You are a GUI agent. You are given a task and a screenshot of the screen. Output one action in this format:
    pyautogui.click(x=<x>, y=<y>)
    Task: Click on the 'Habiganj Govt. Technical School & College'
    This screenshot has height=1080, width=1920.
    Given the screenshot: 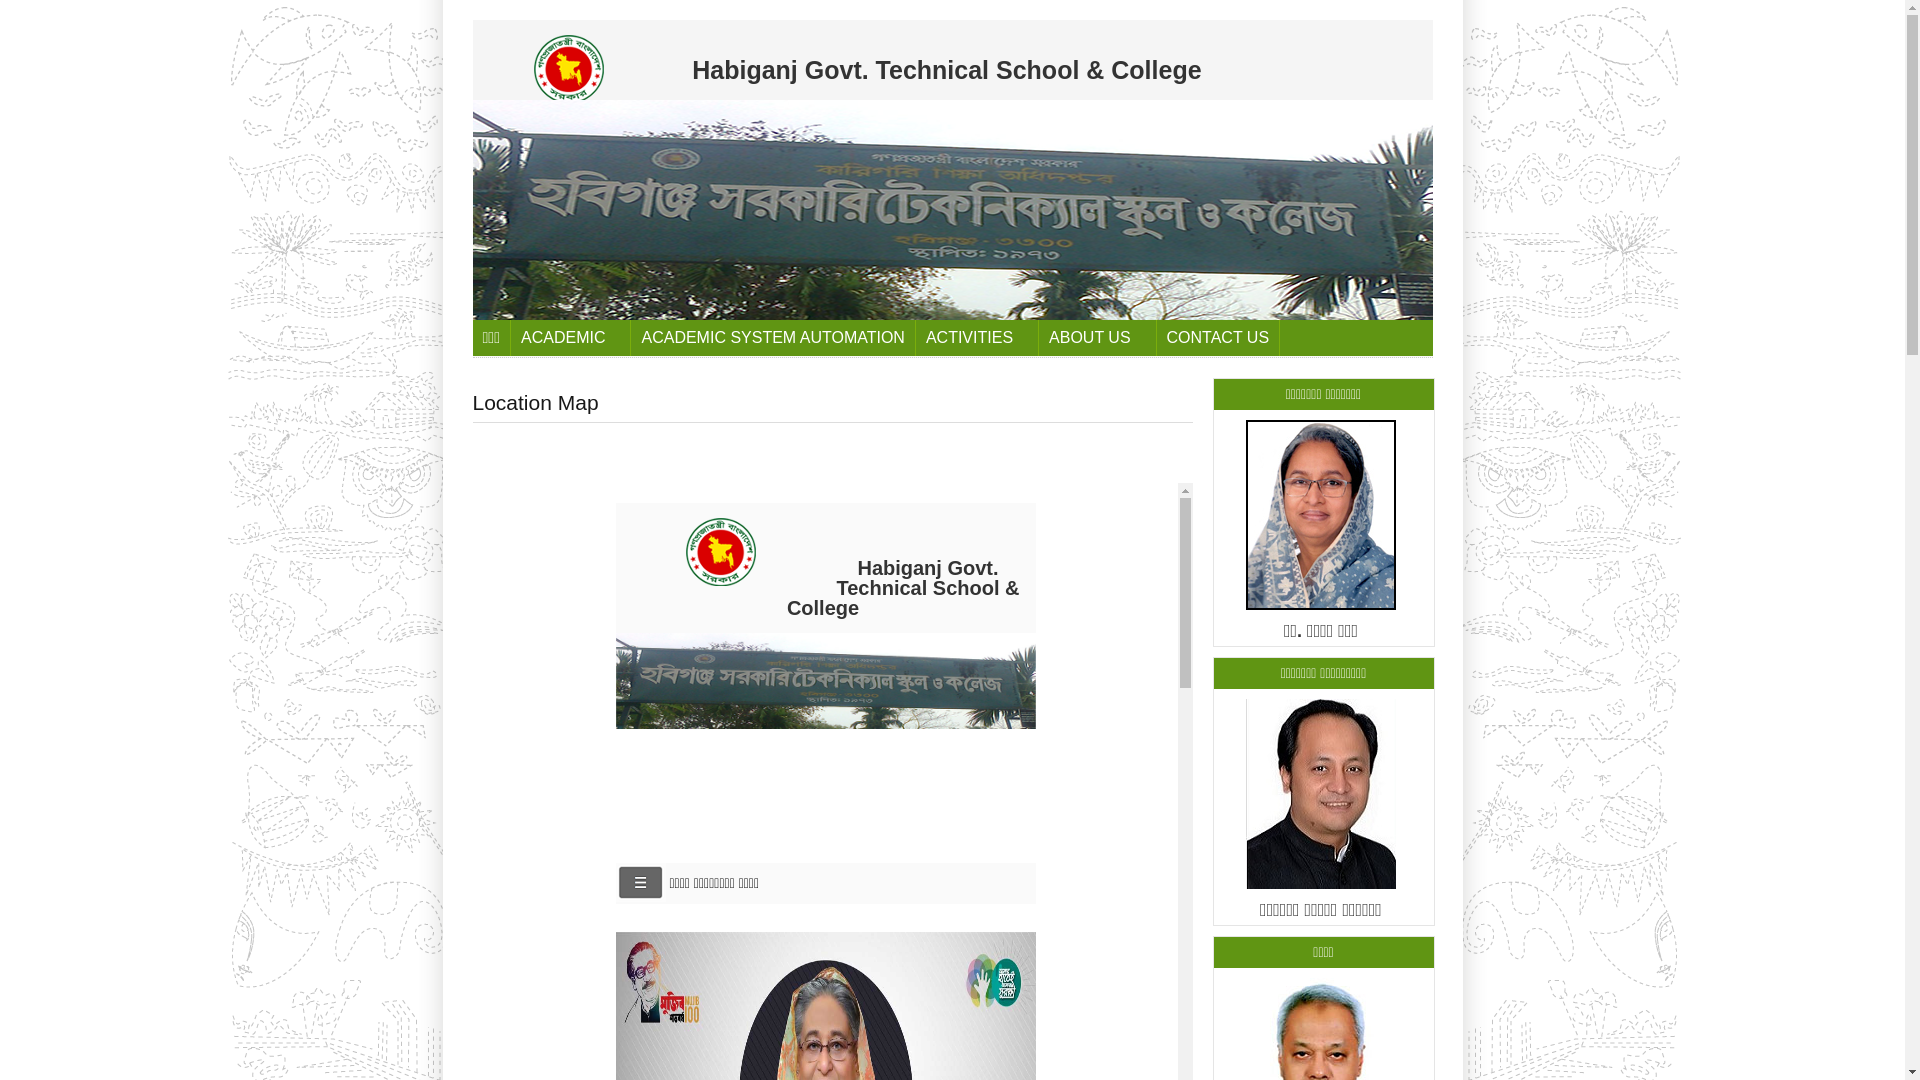 What is the action you would take?
    pyautogui.click(x=948, y=59)
    